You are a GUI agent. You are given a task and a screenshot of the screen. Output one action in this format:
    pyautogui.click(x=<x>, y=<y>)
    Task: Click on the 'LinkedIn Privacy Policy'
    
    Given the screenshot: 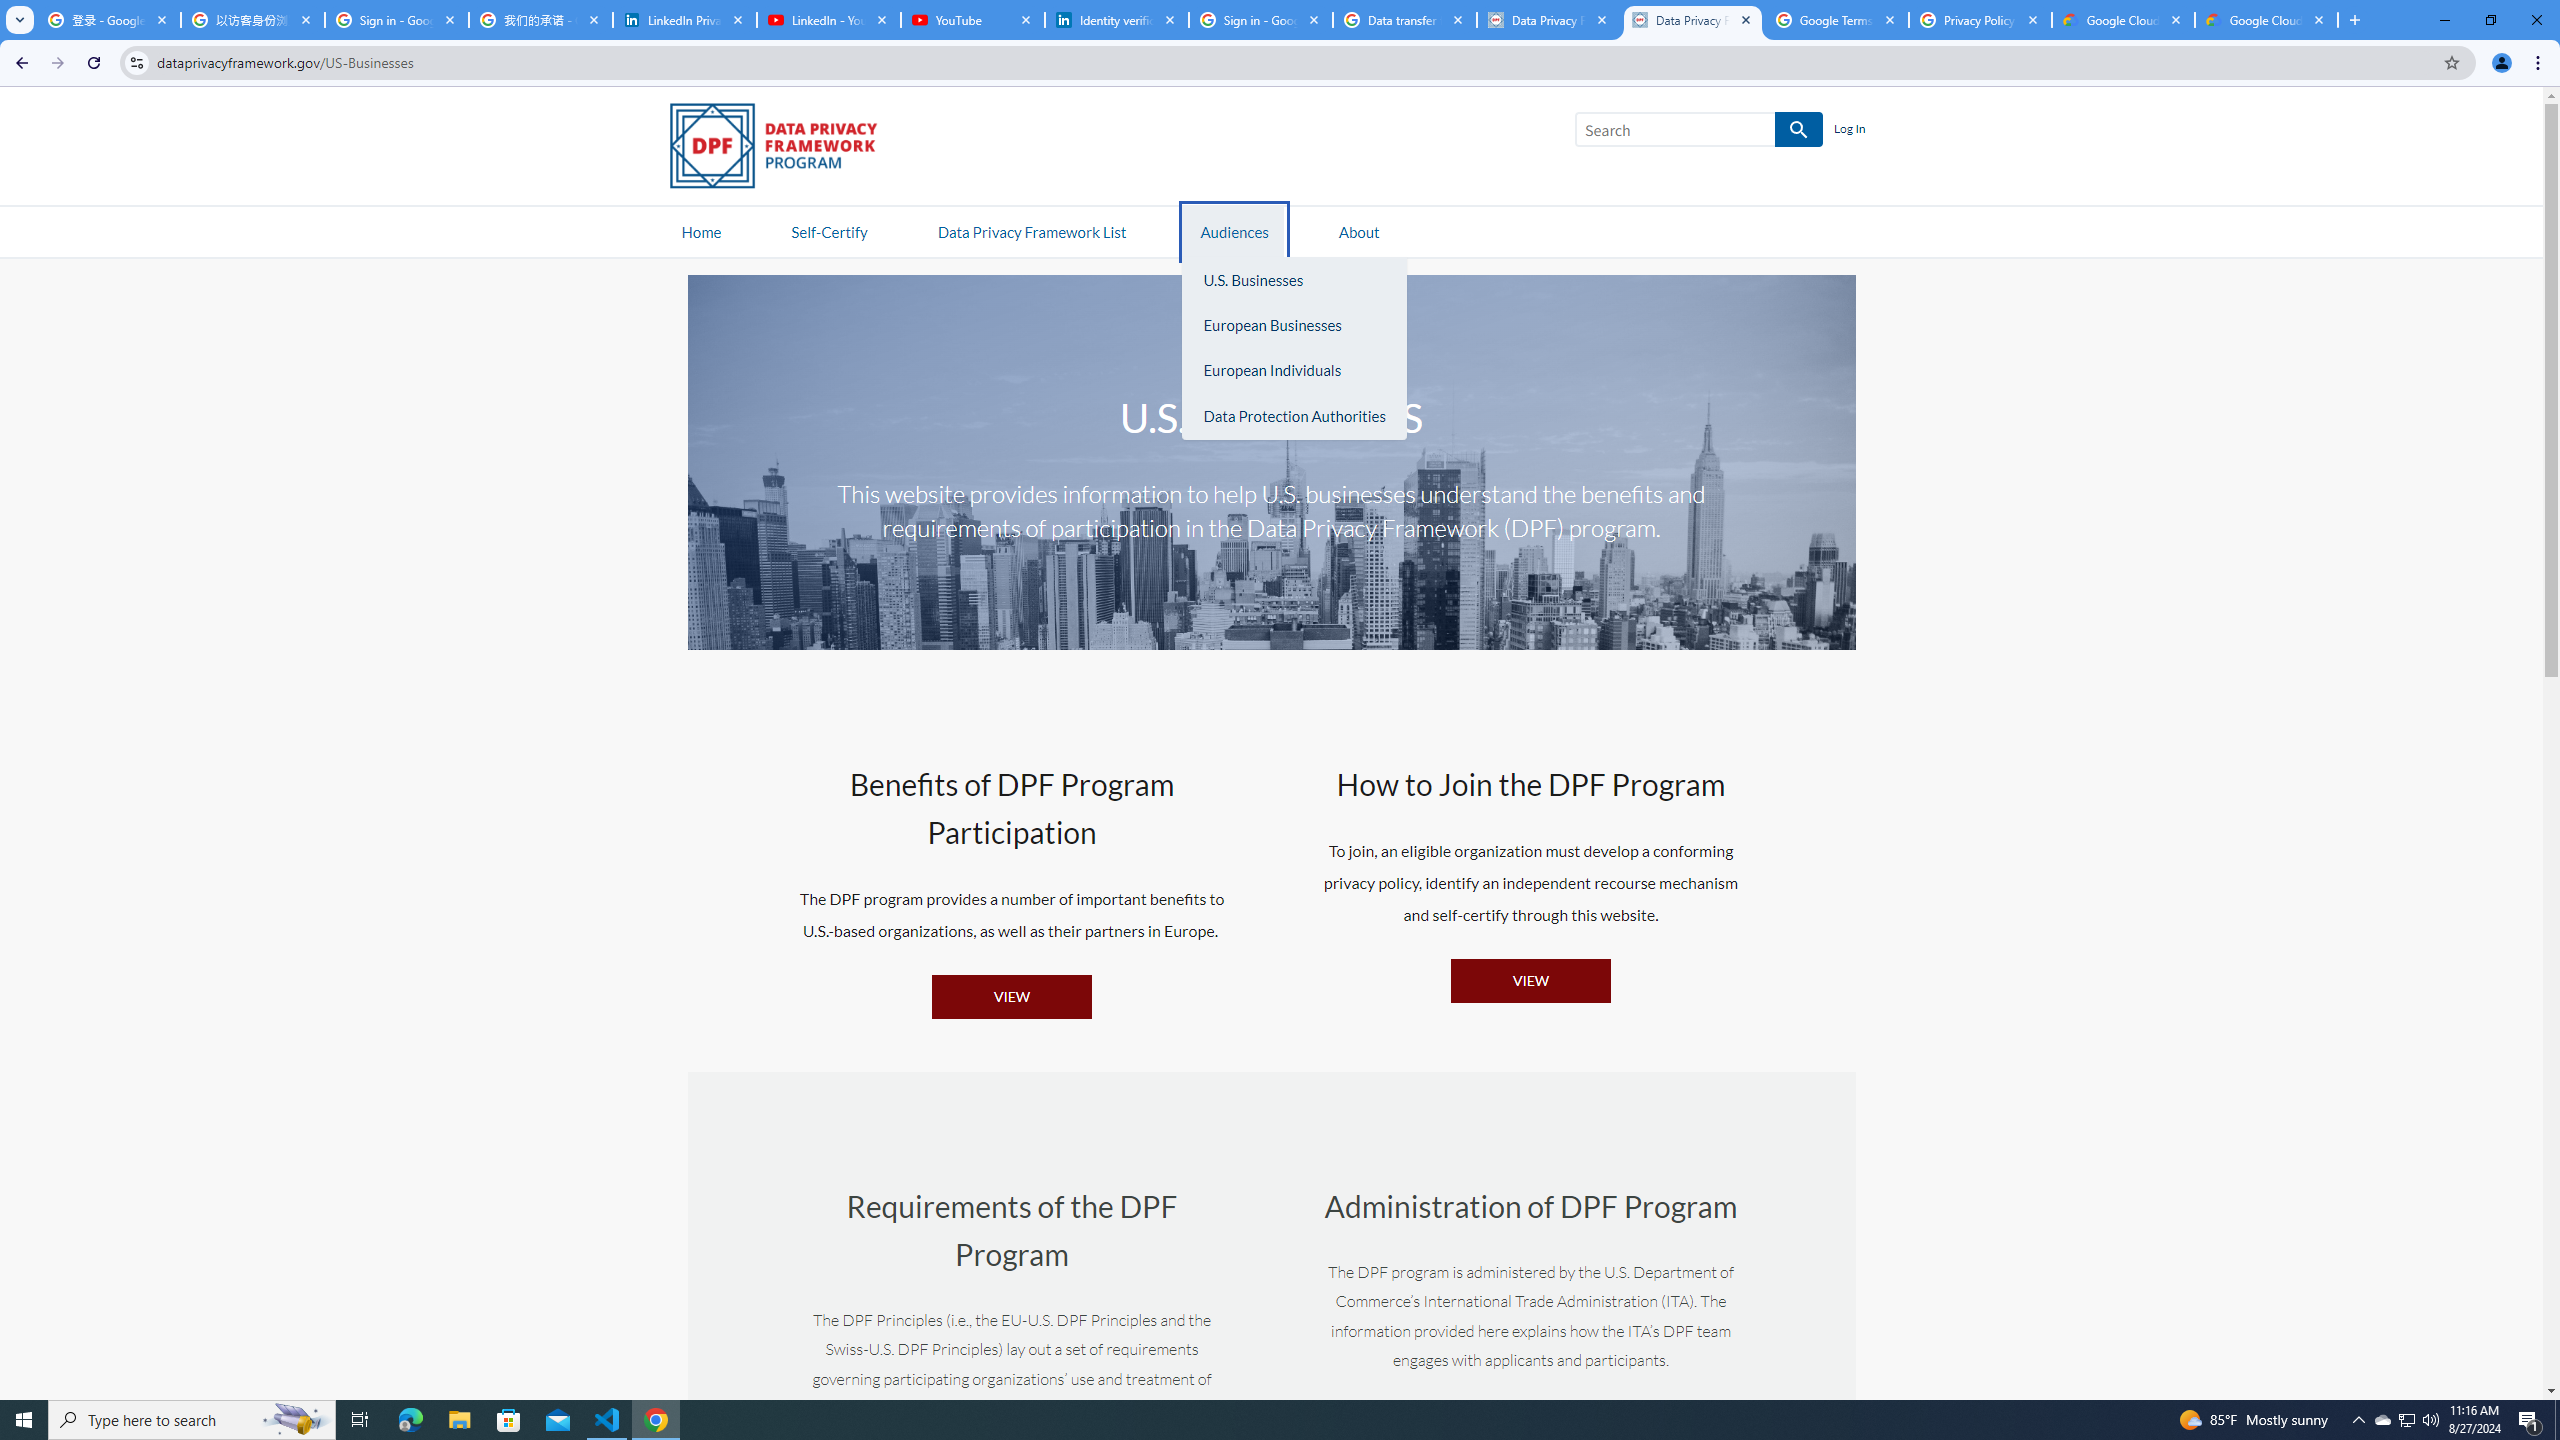 What is the action you would take?
    pyautogui.click(x=684, y=19)
    